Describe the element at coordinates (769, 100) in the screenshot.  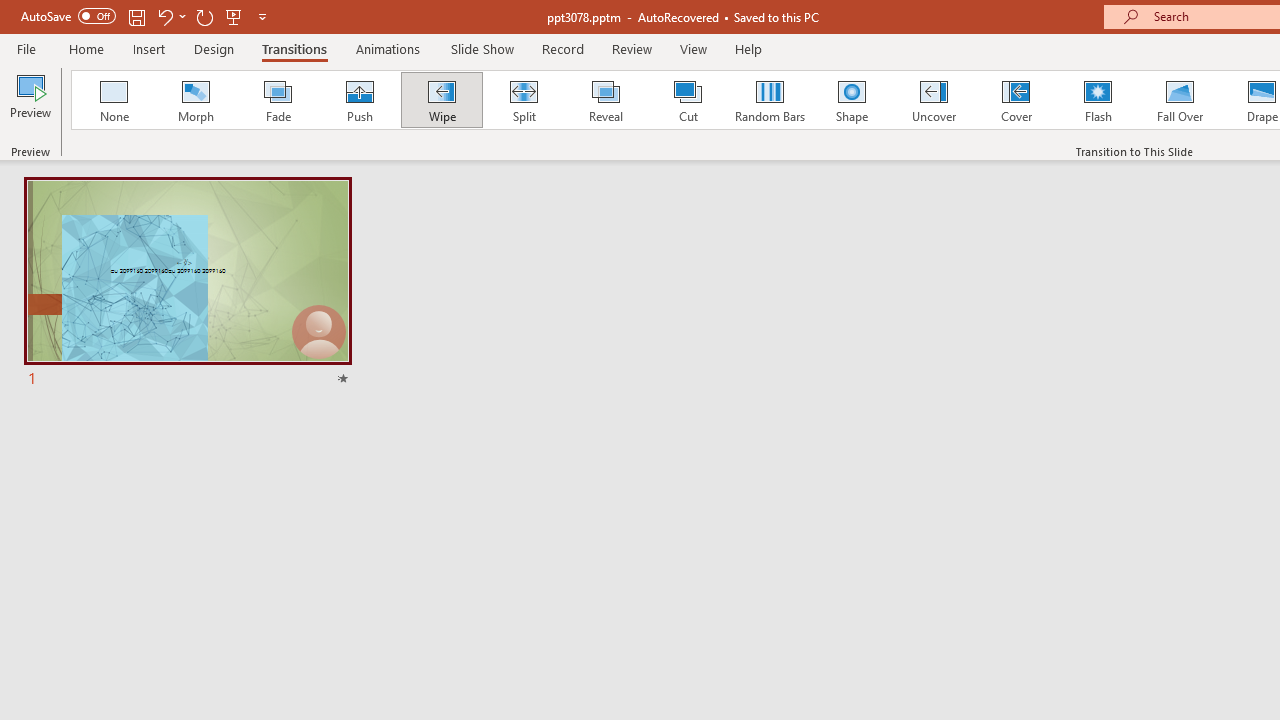
I see `'Random Bars'` at that location.